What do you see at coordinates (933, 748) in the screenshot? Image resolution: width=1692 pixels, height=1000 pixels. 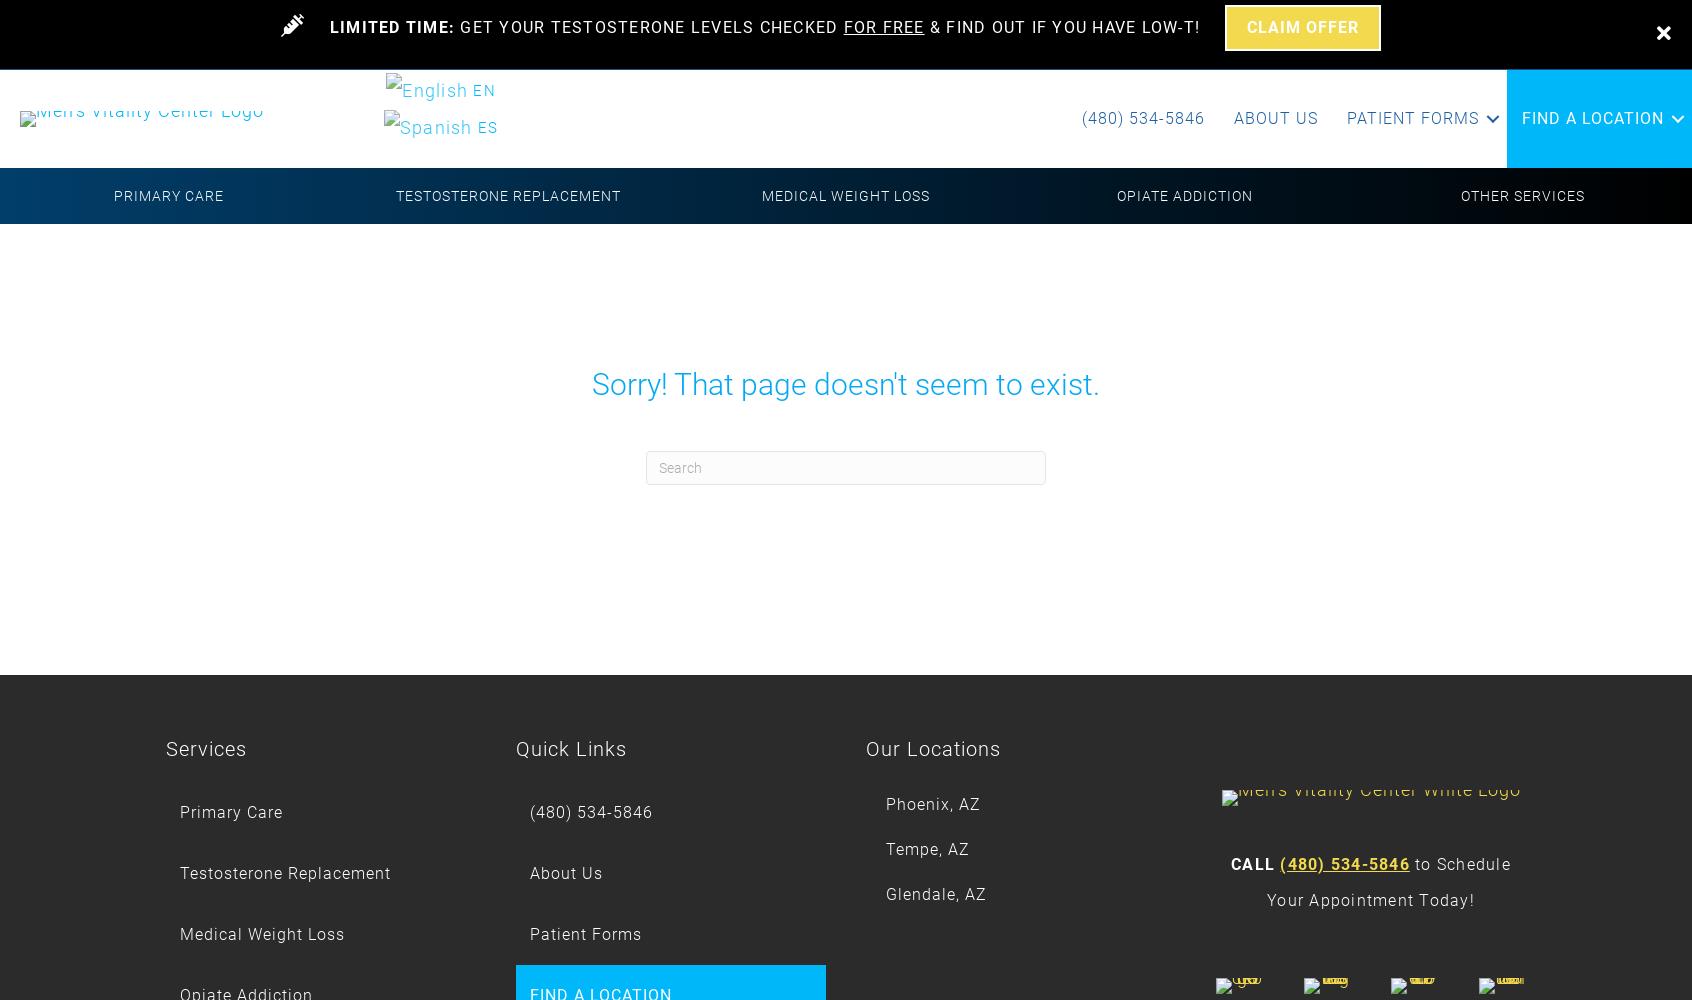 I see `'Our Locations'` at bounding box center [933, 748].